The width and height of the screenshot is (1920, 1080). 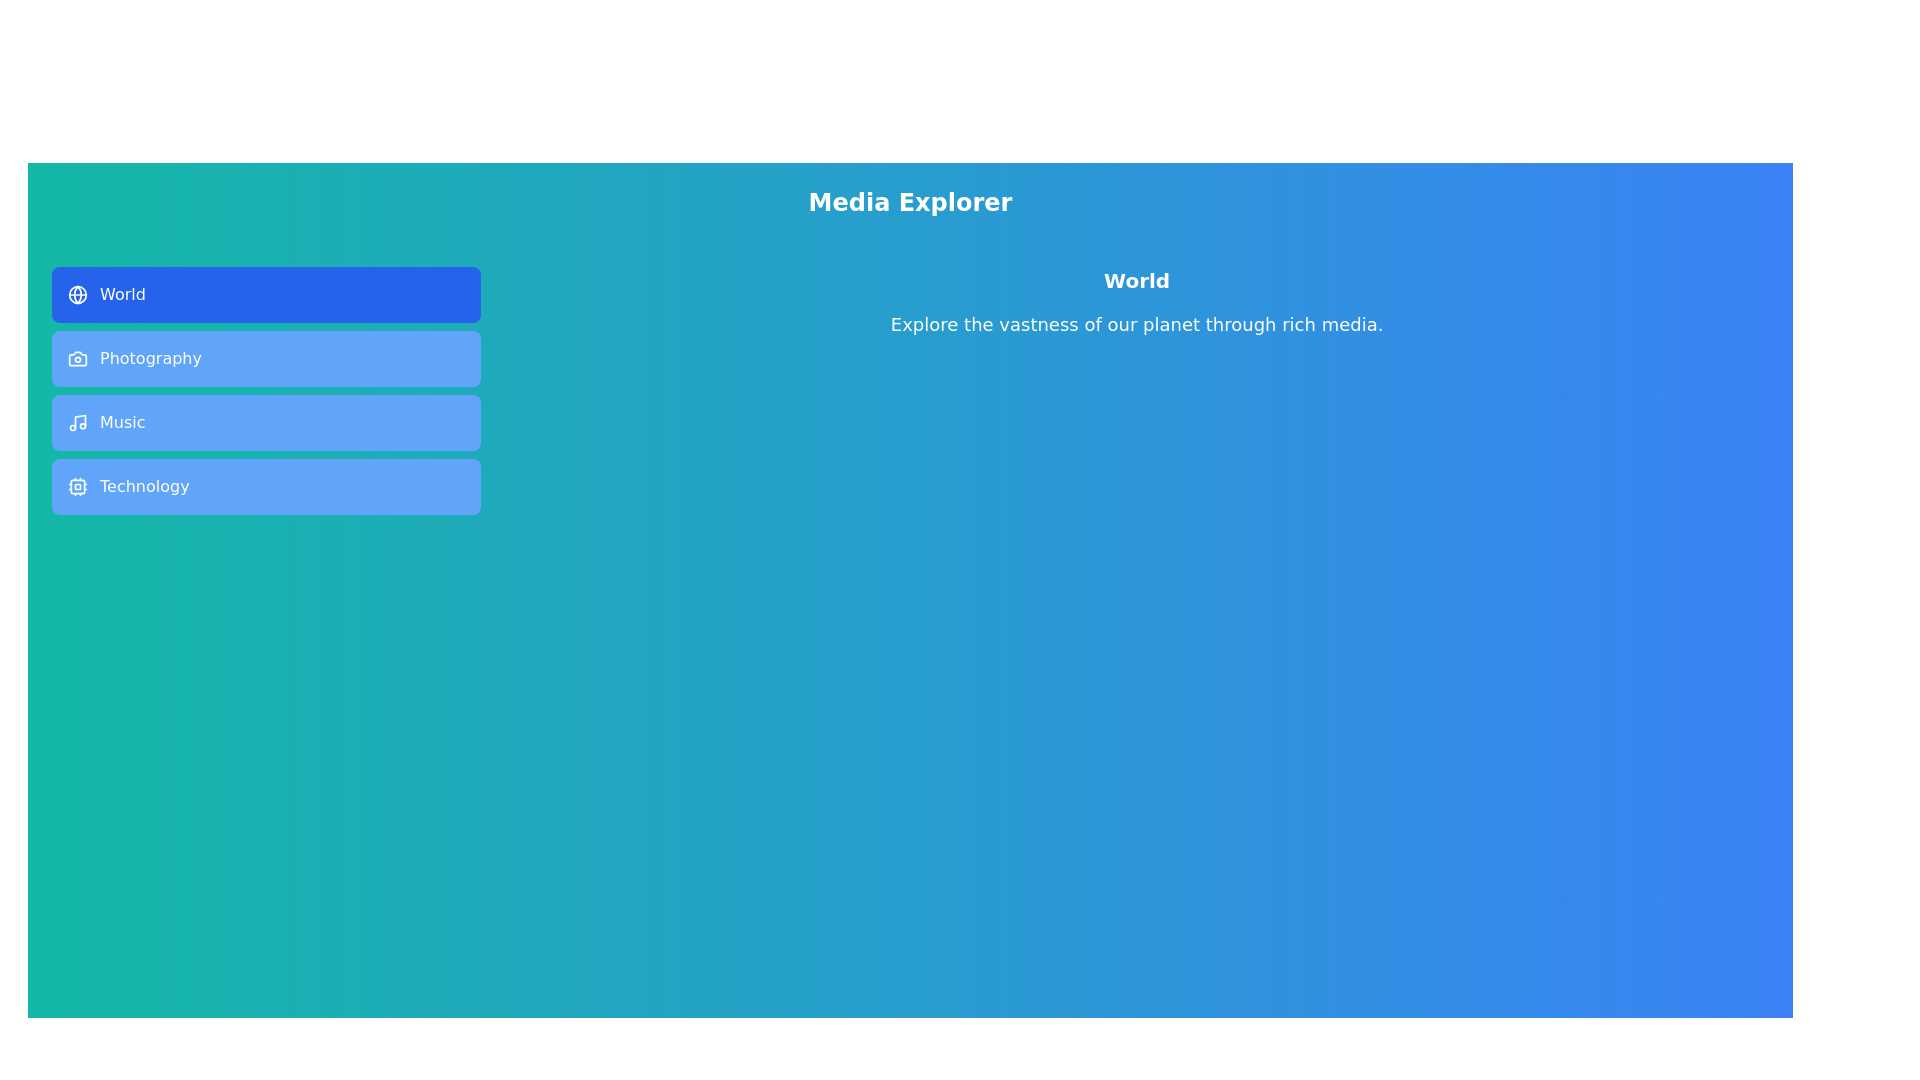 I want to click on the icon of the Technology tab to examine it, so click(x=77, y=486).